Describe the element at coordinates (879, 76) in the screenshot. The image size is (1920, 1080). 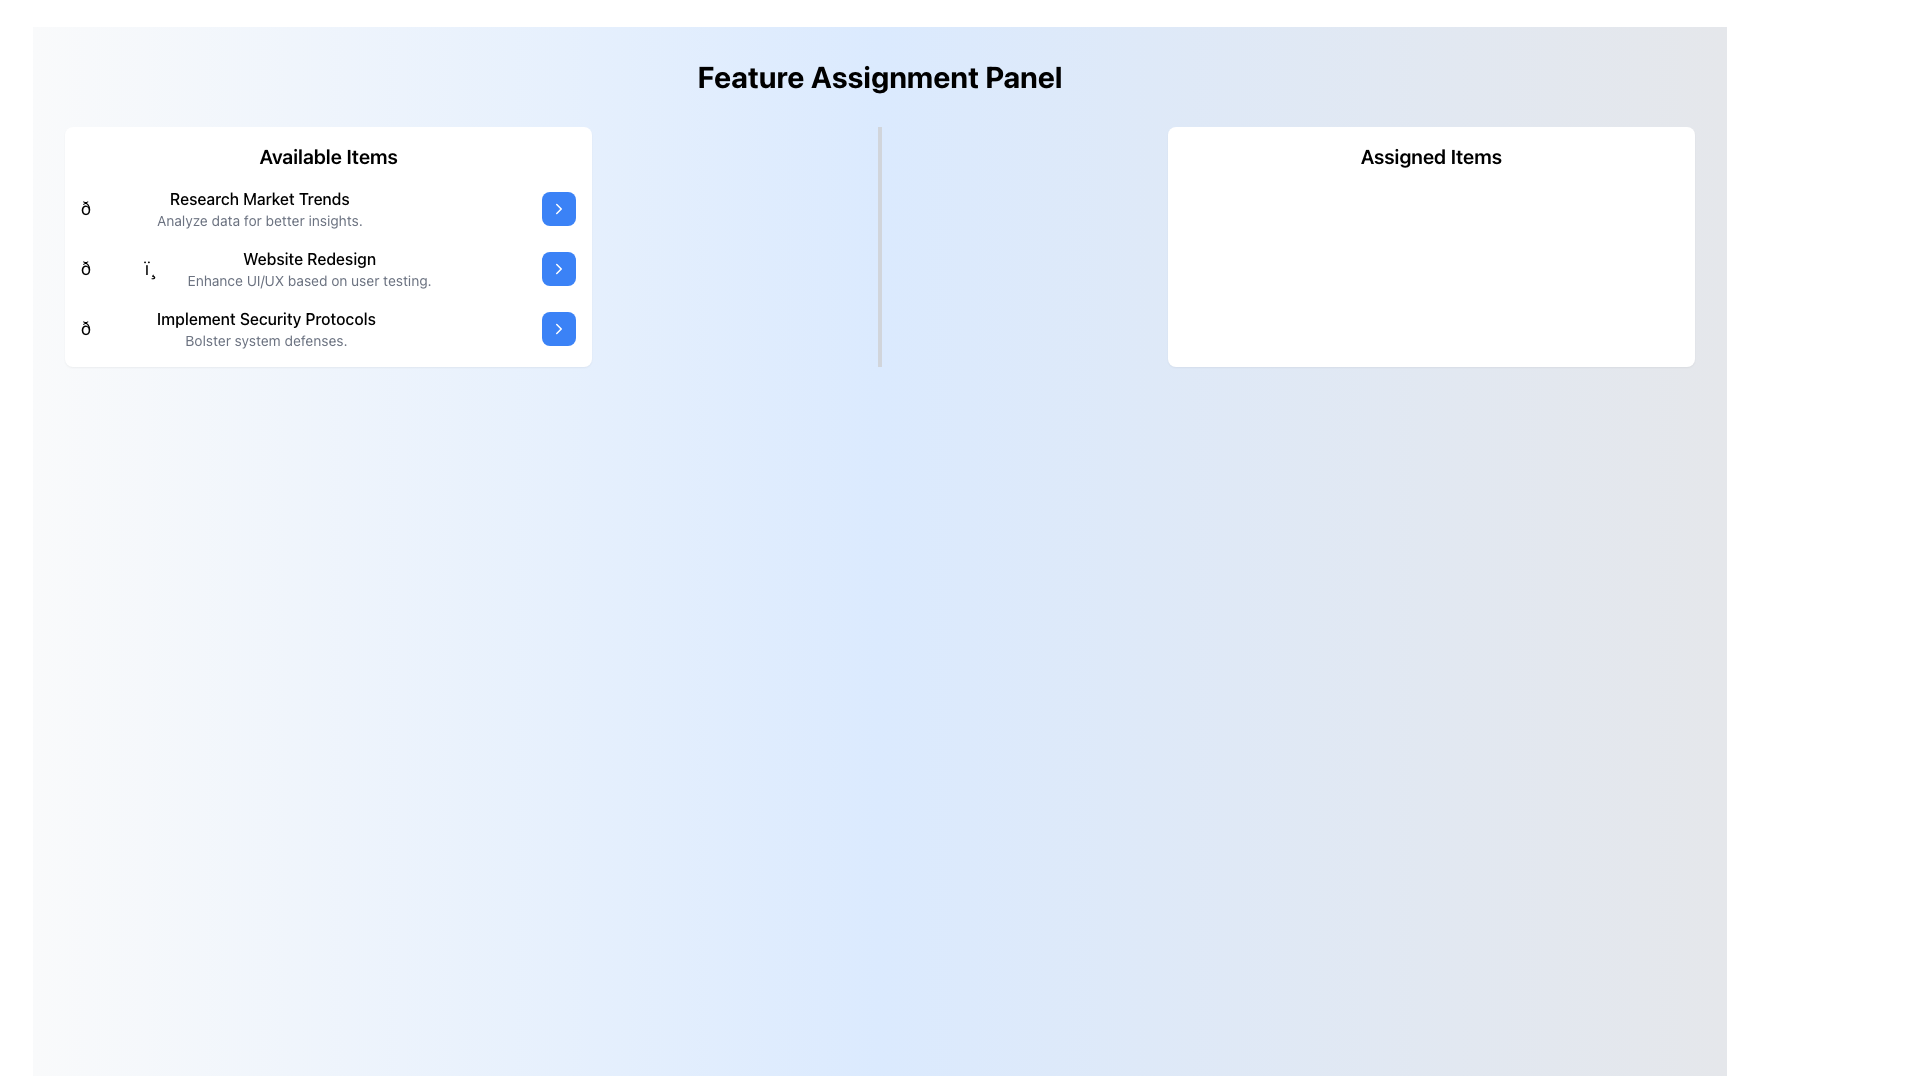
I see `text displayed in the header labeled 'Feature Assignment Panel', which is a bold, large, and centered text at the top of the interface` at that location.